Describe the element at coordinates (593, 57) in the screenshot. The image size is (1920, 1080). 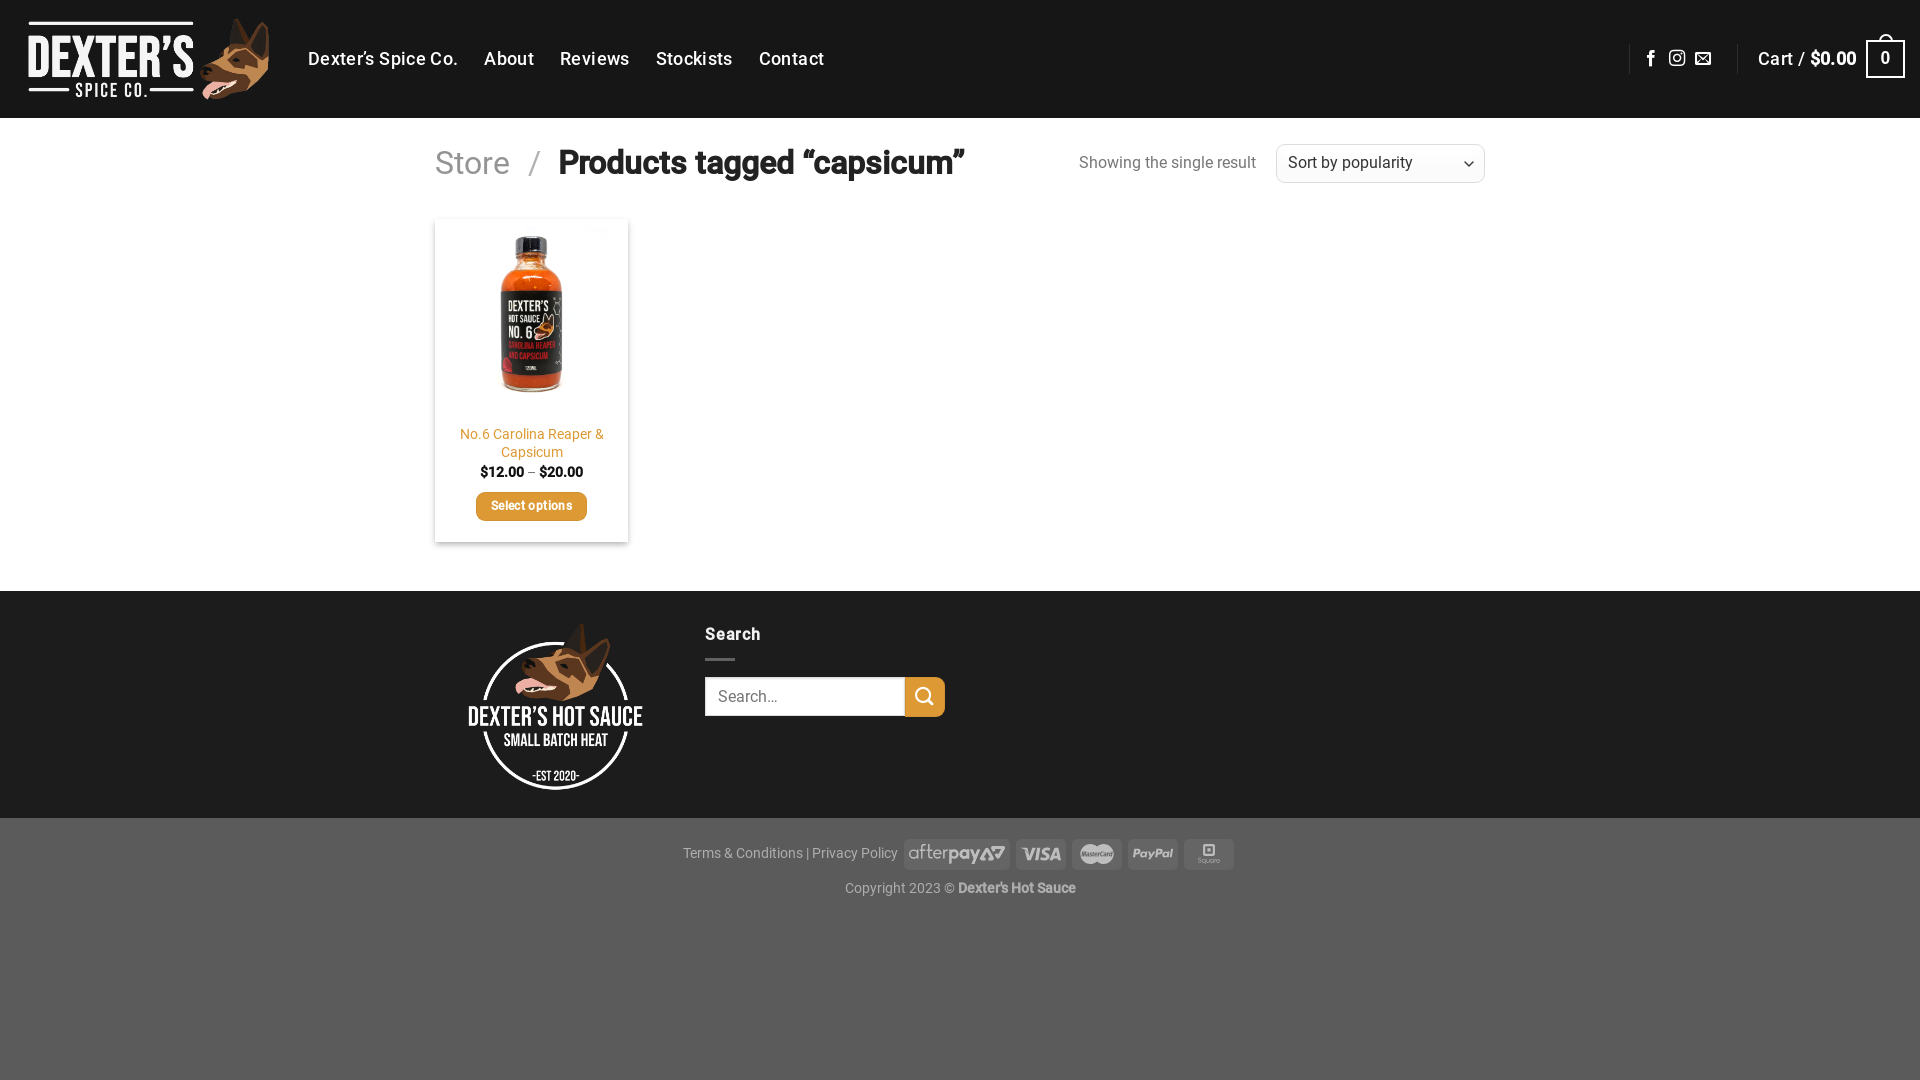
I see `'Reviews'` at that location.